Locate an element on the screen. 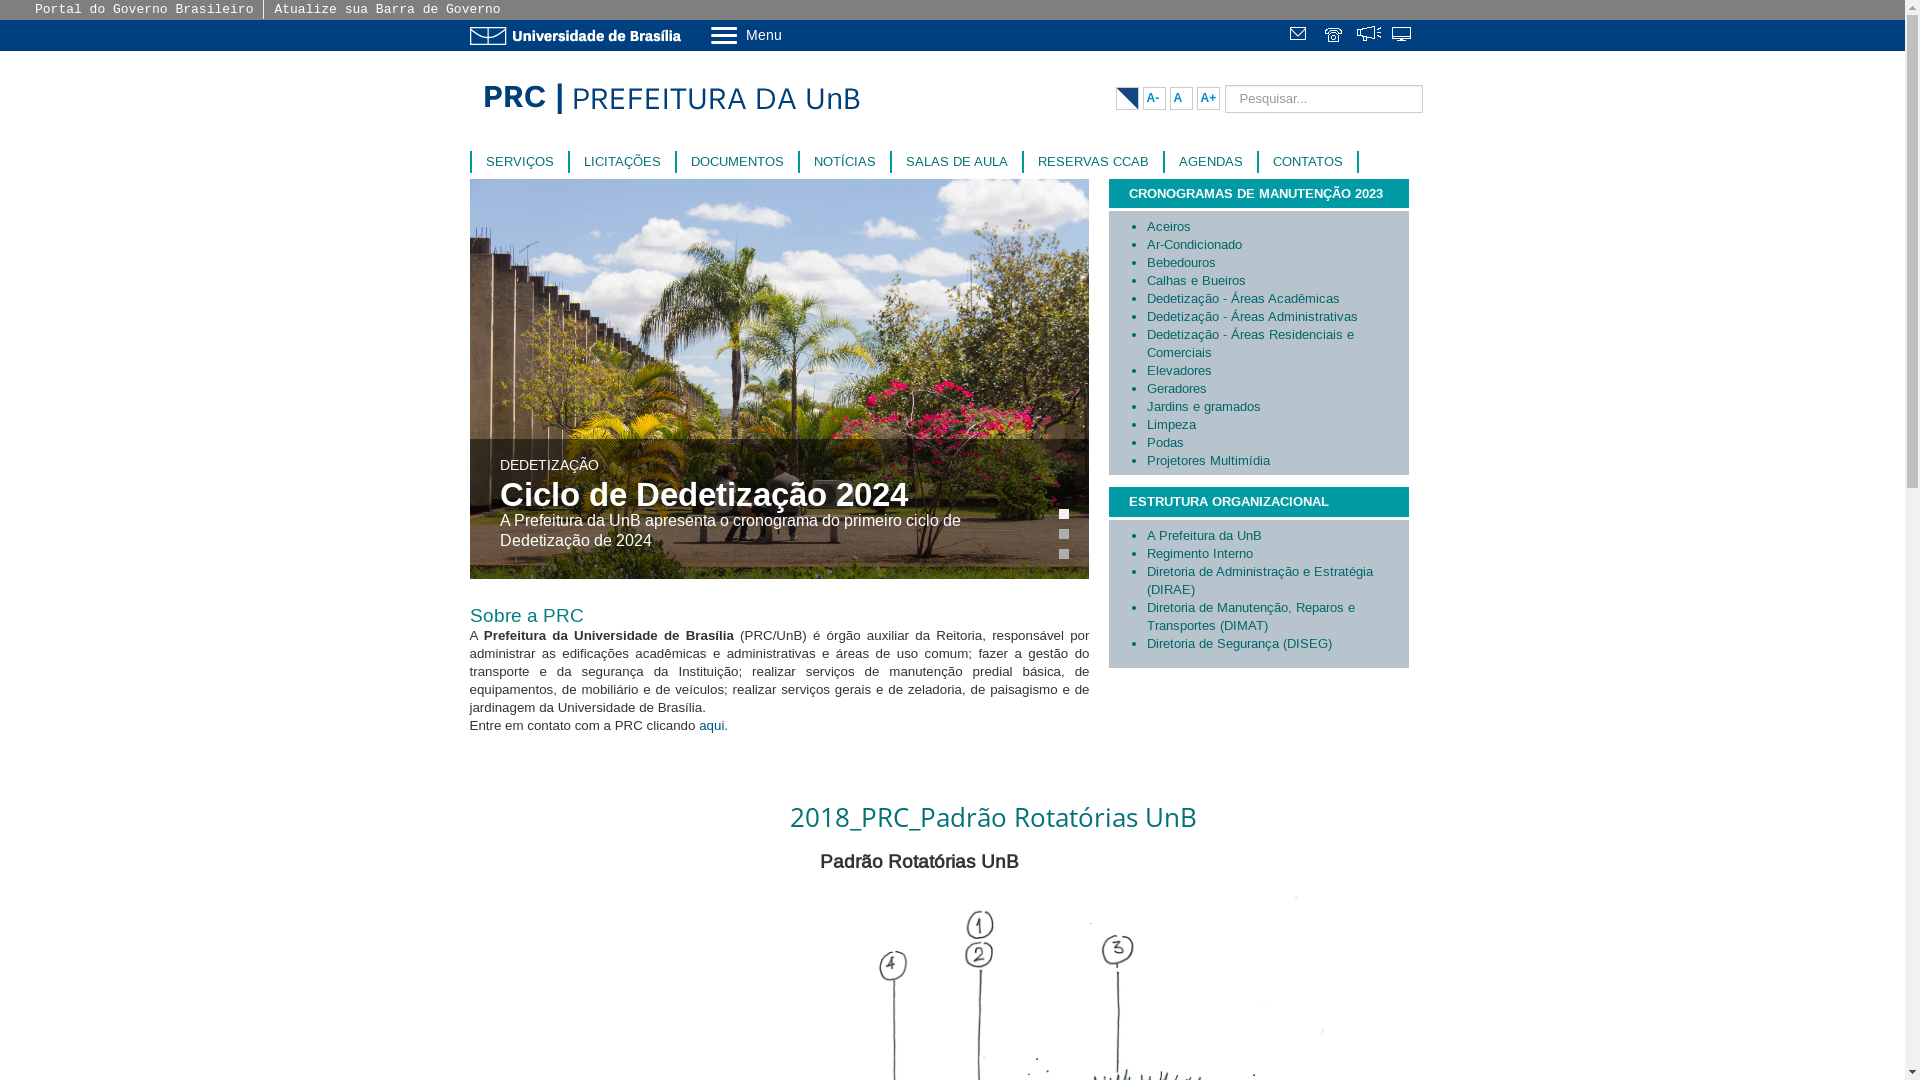  'Atualize sua Barra de Governo' is located at coordinates (387, 9).